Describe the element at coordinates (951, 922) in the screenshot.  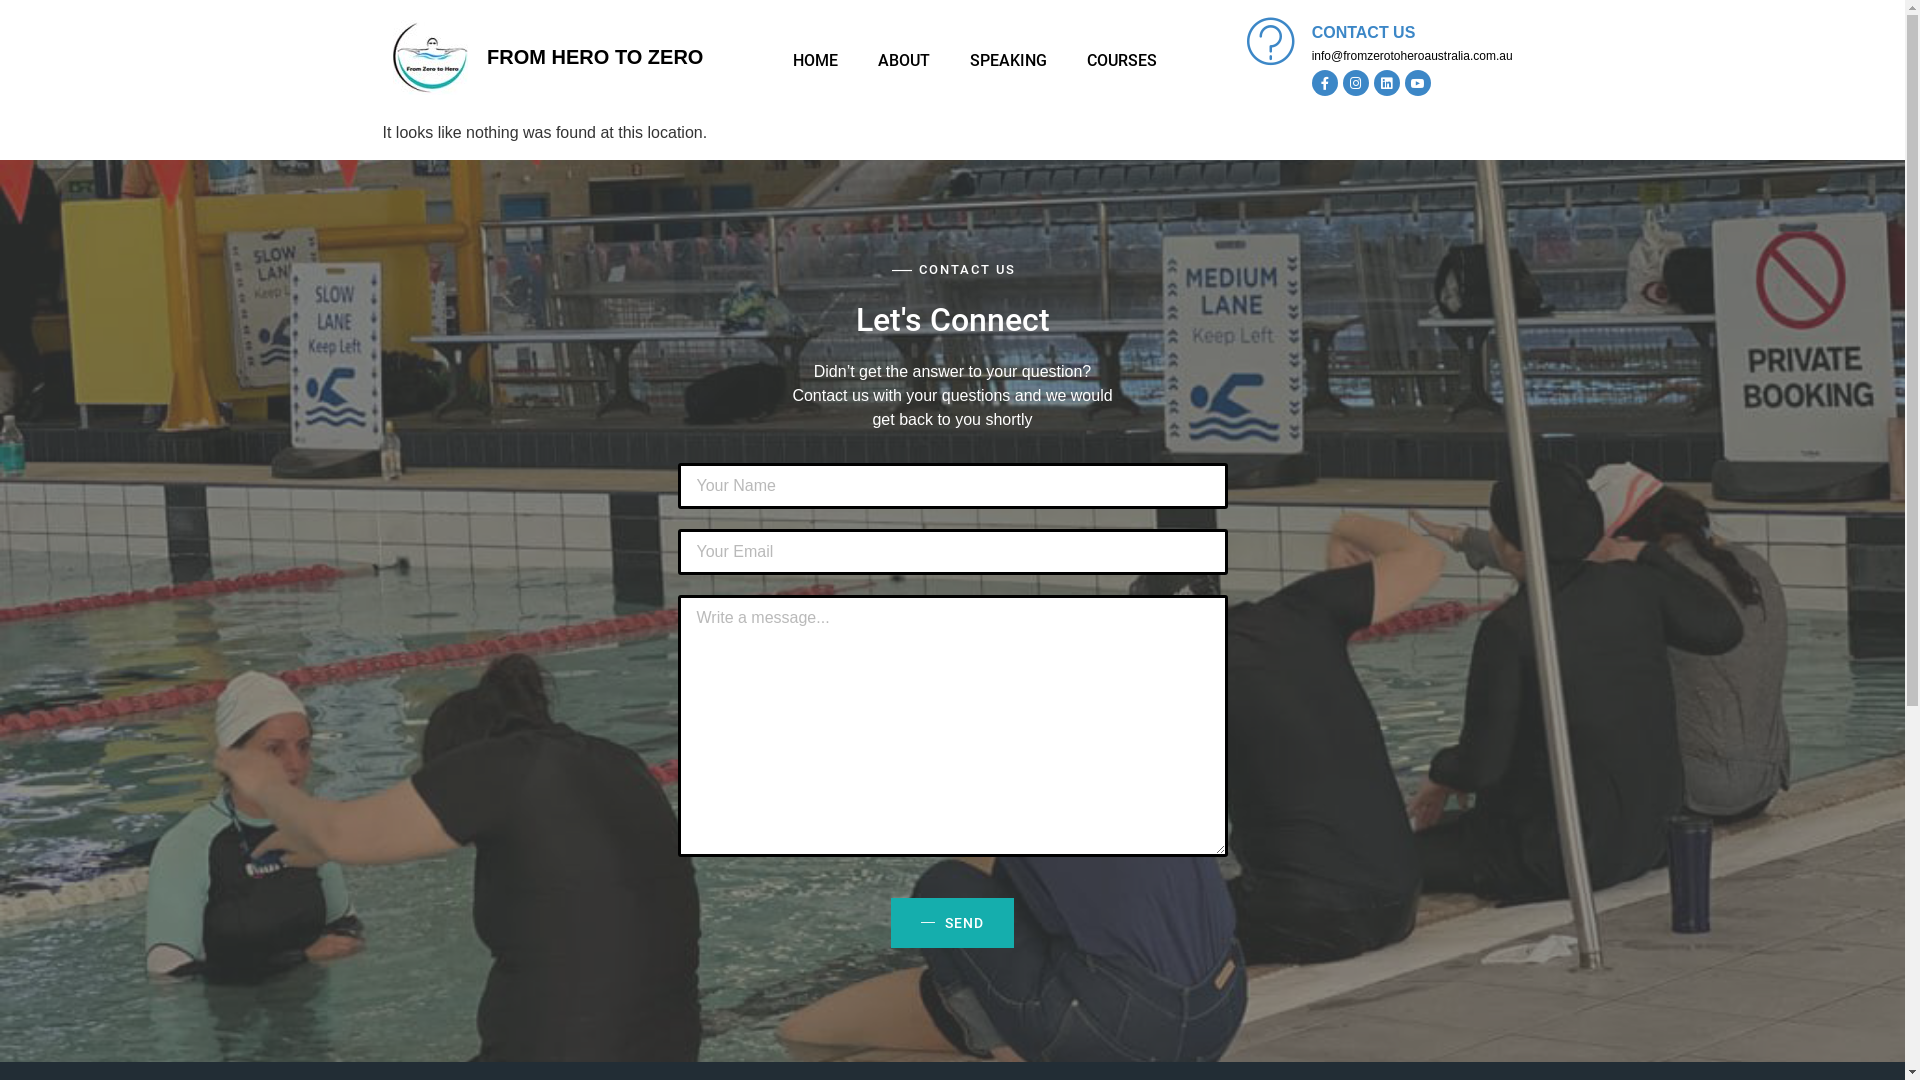
I see `'SEND'` at that location.